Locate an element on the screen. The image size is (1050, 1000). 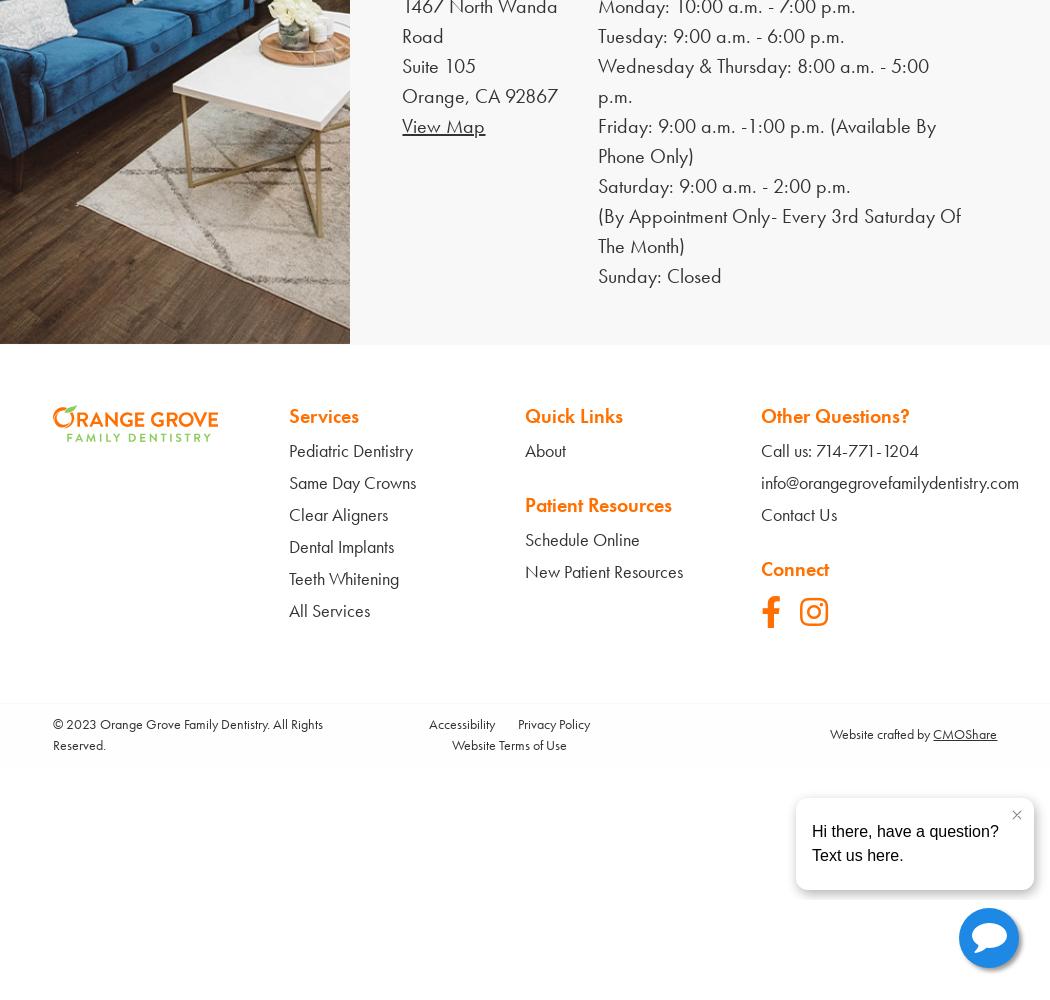
'Patient Resources' is located at coordinates (597, 504).